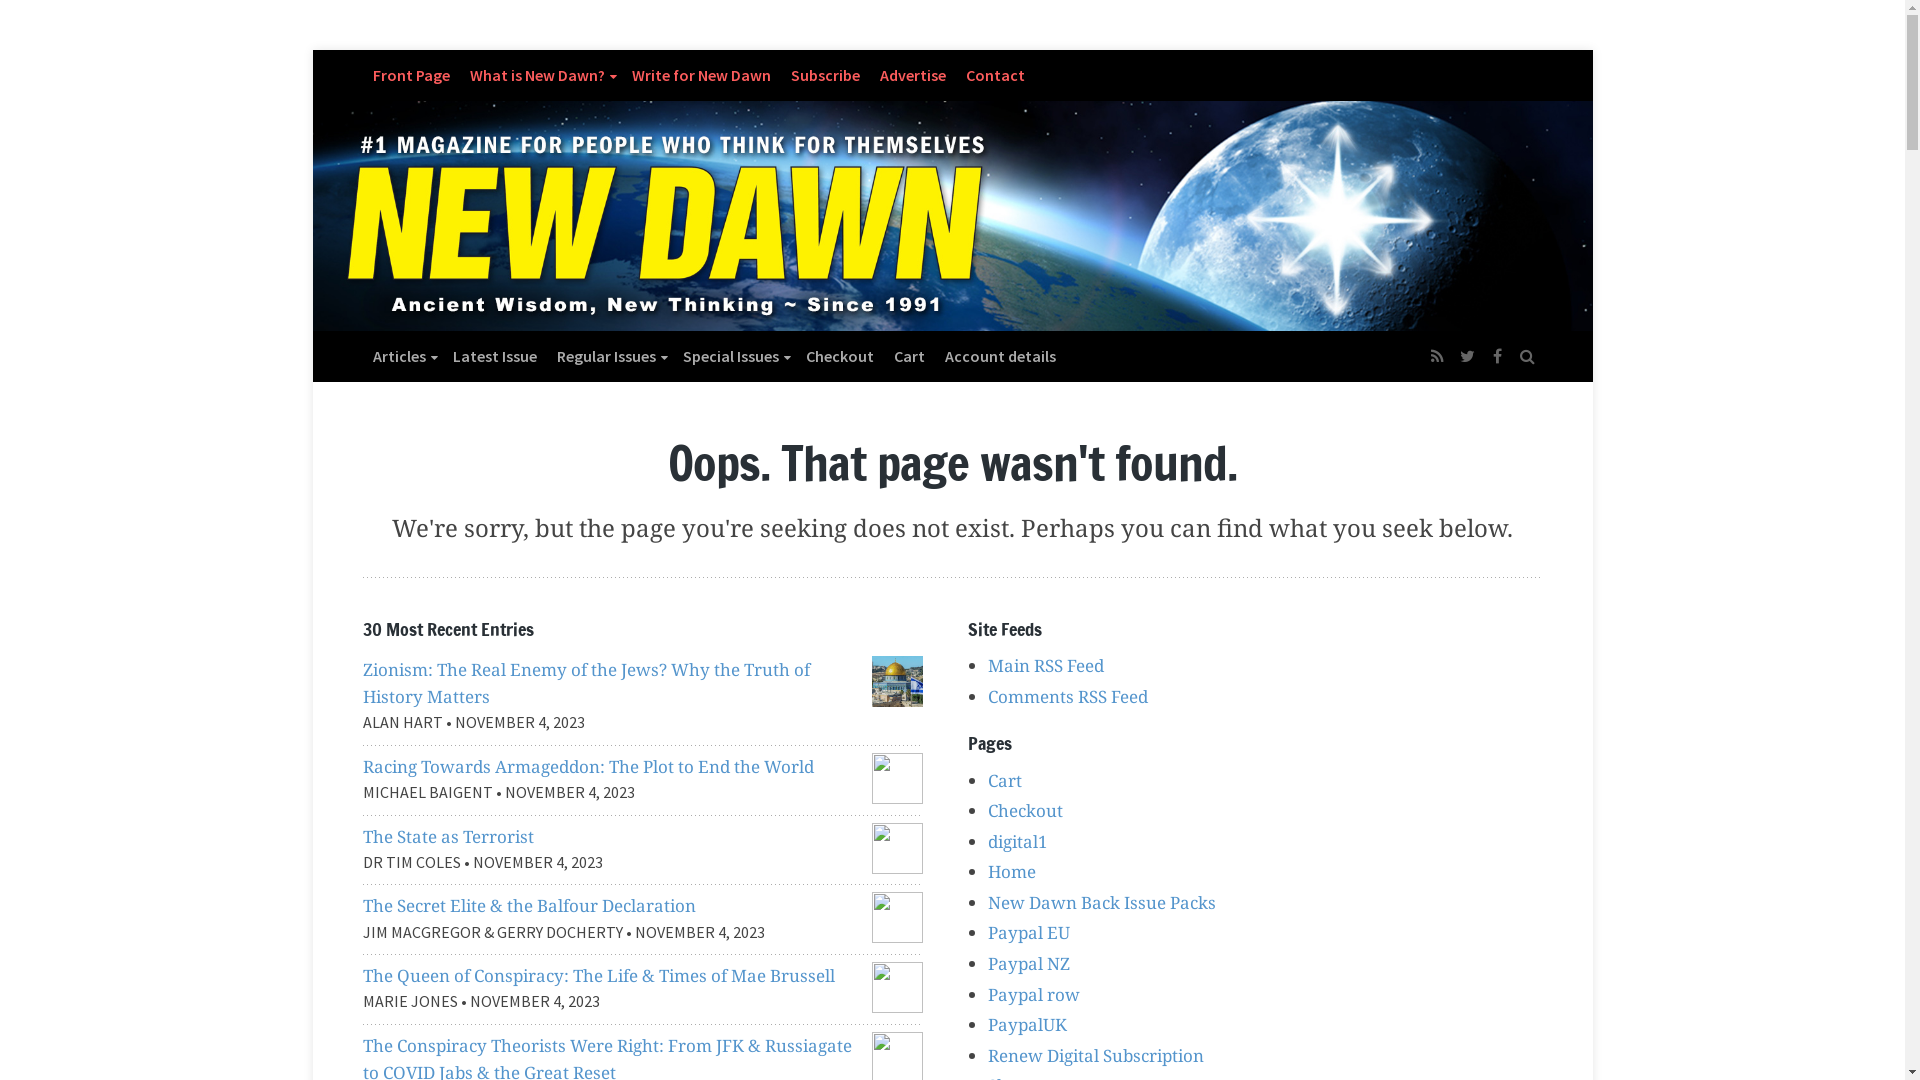 This screenshot has width=1920, height=1080. What do you see at coordinates (597, 974) in the screenshot?
I see `'The Queen of Conspiracy: The Life & Times of Mae Brussell'` at bounding box center [597, 974].